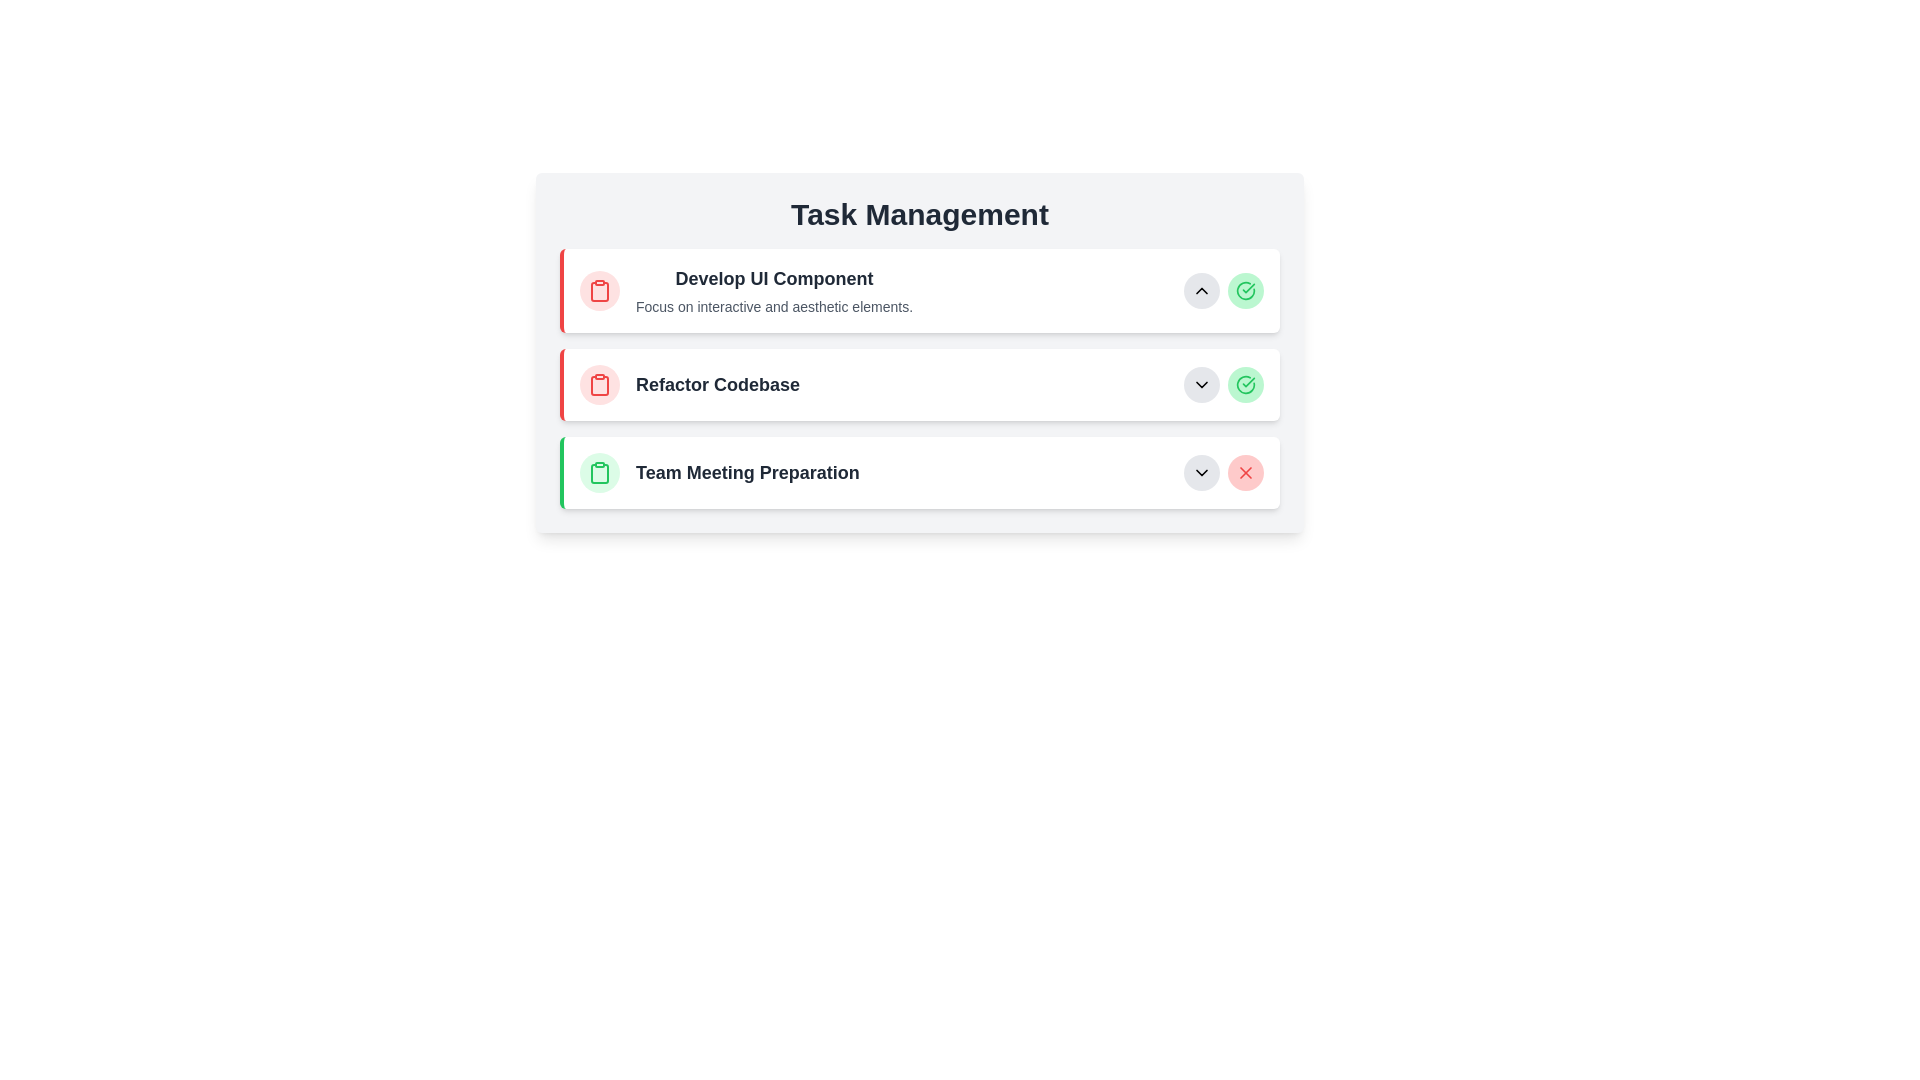 The height and width of the screenshot is (1080, 1920). Describe the element at coordinates (1245, 473) in the screenshot. I see `the delete/close icon button located on the far right of the 'Team Meeting Preparation' list item` at that location.